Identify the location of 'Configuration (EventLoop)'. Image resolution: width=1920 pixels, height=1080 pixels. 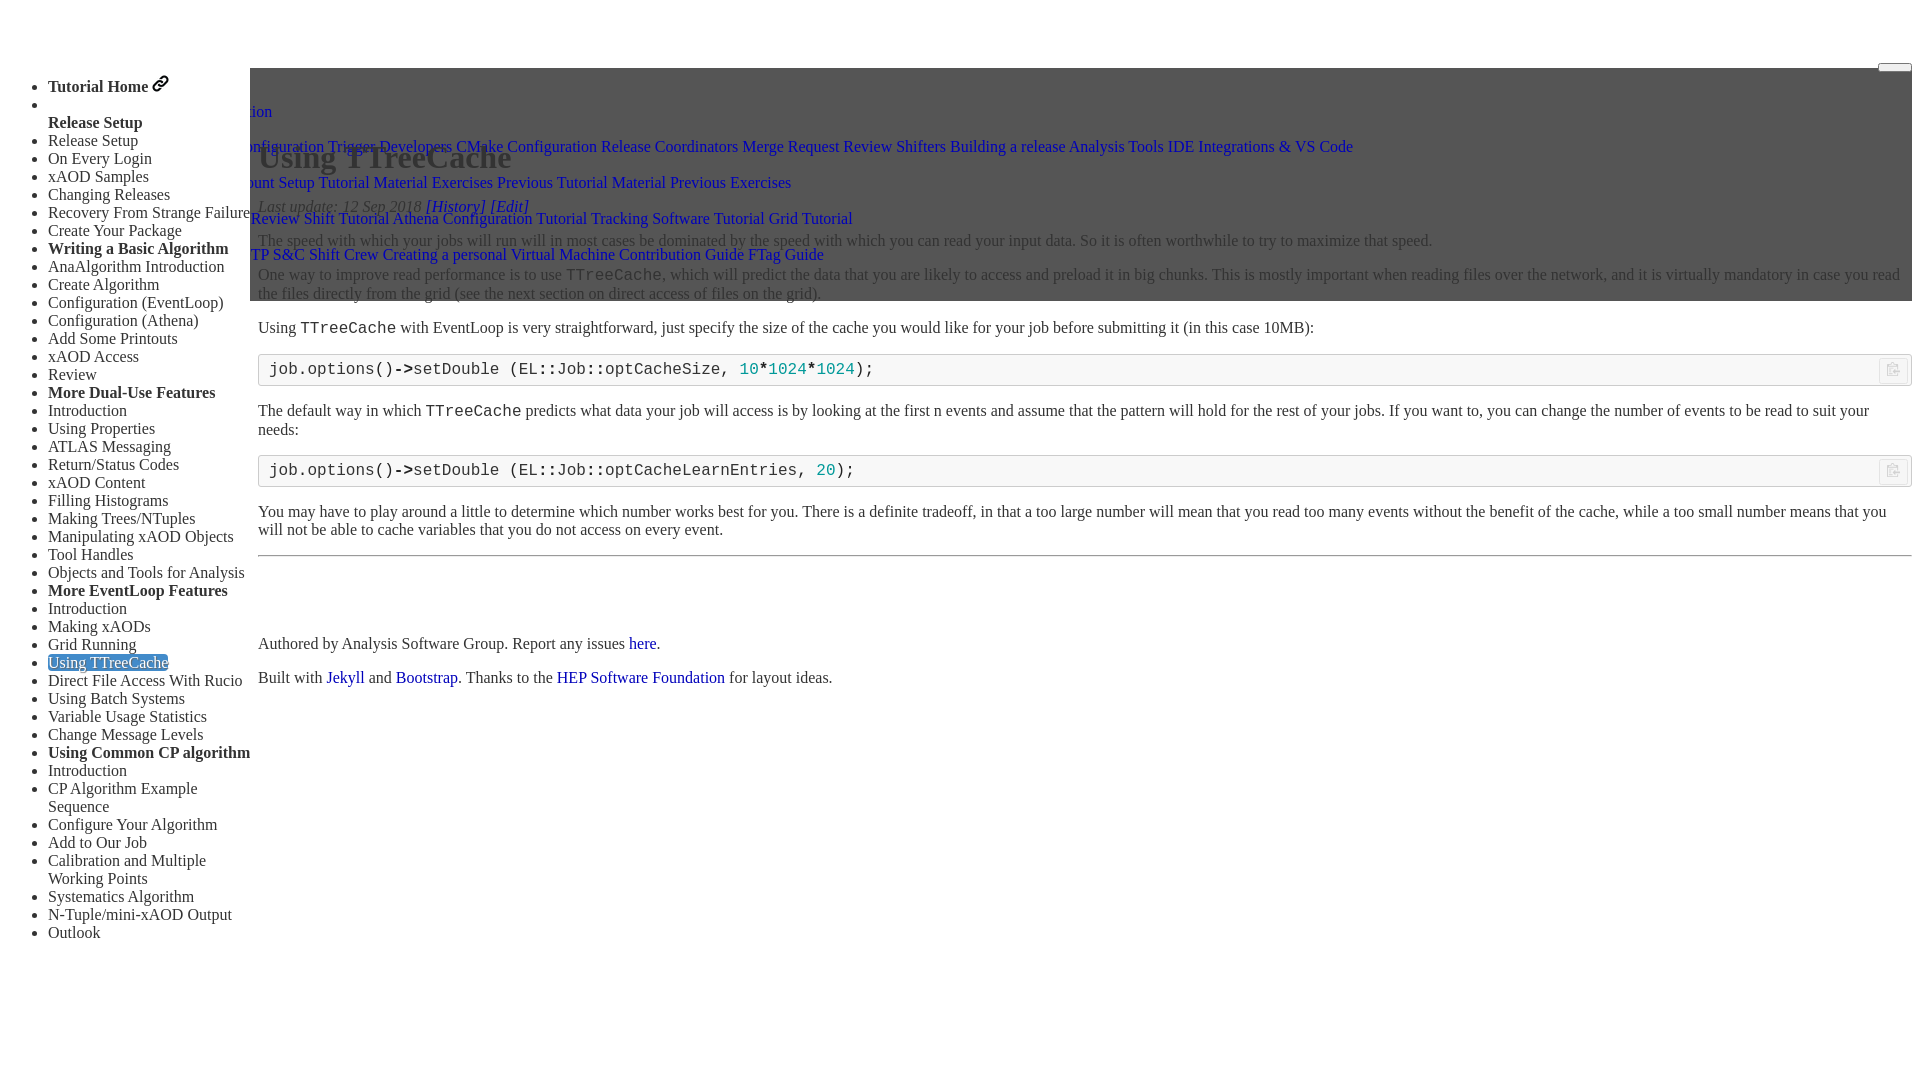
(48, 302).